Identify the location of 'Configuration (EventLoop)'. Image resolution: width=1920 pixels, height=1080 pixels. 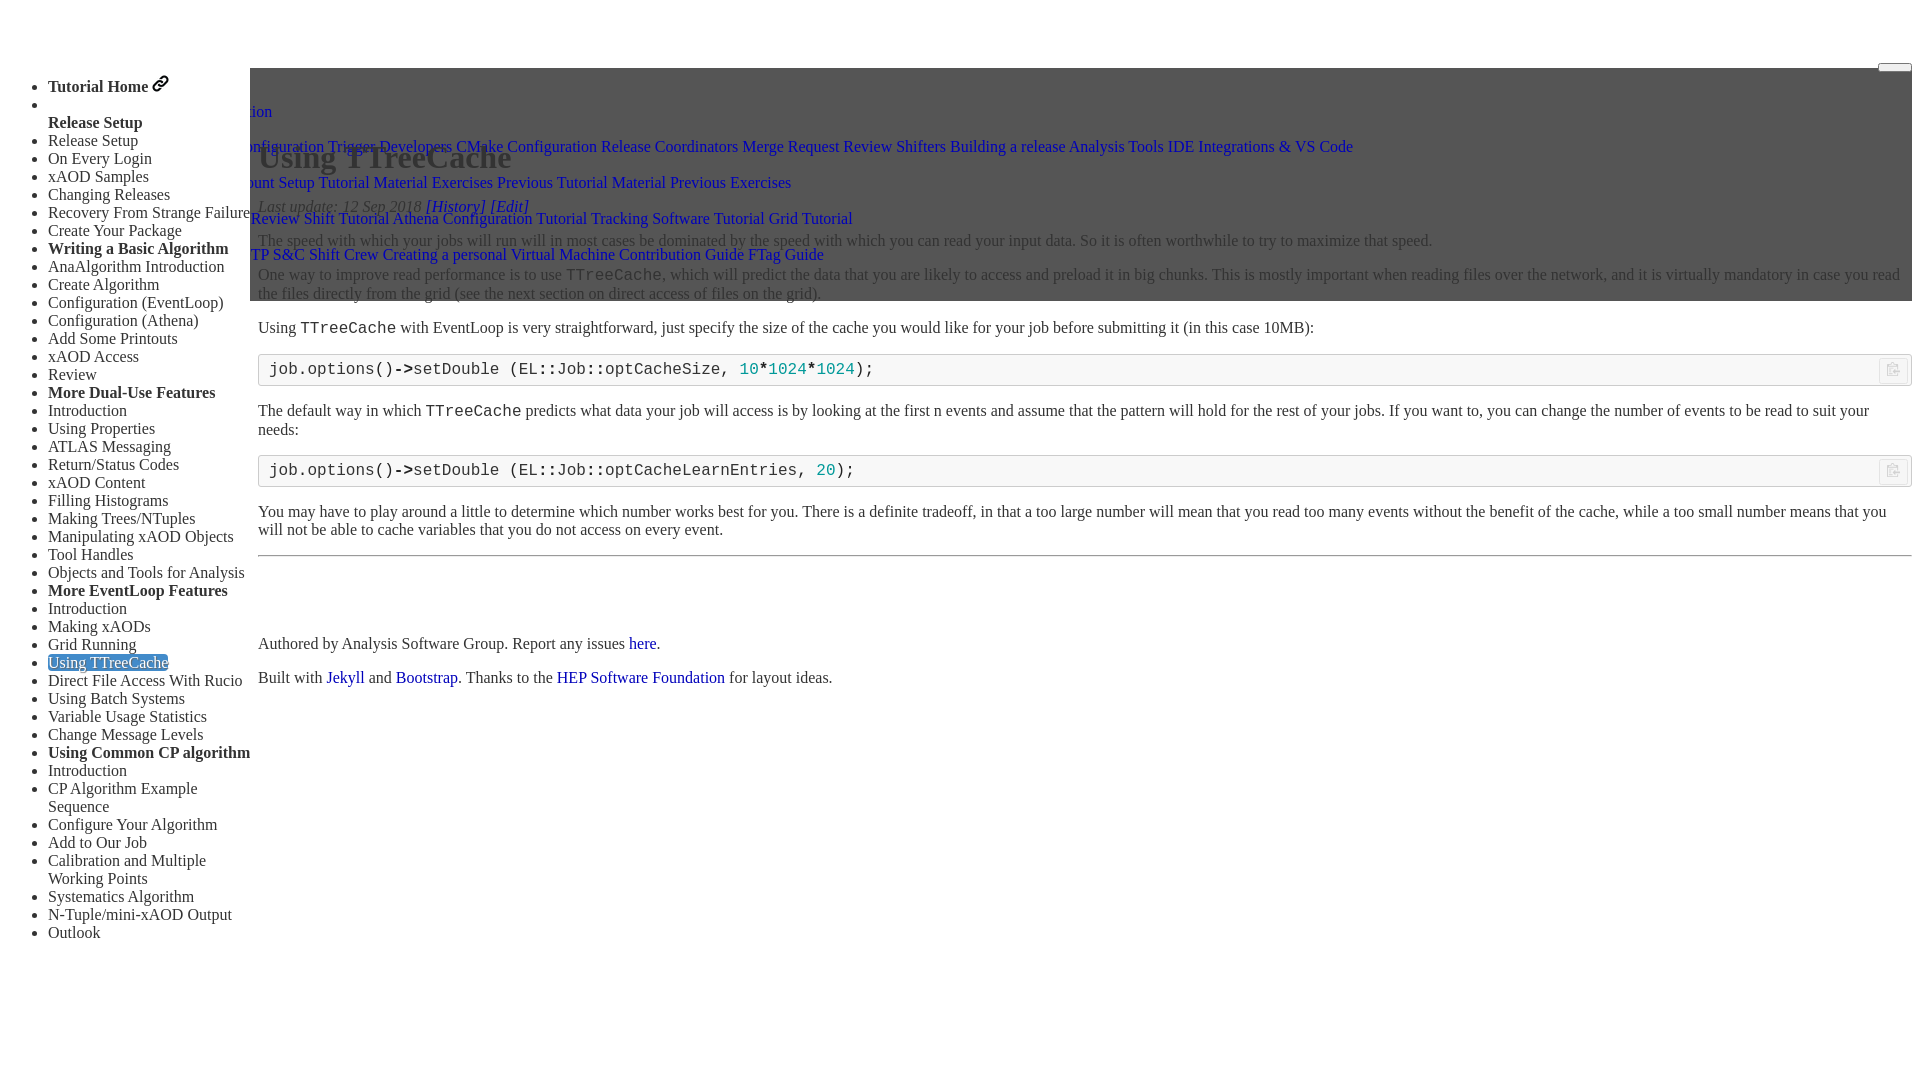
(48, 302).